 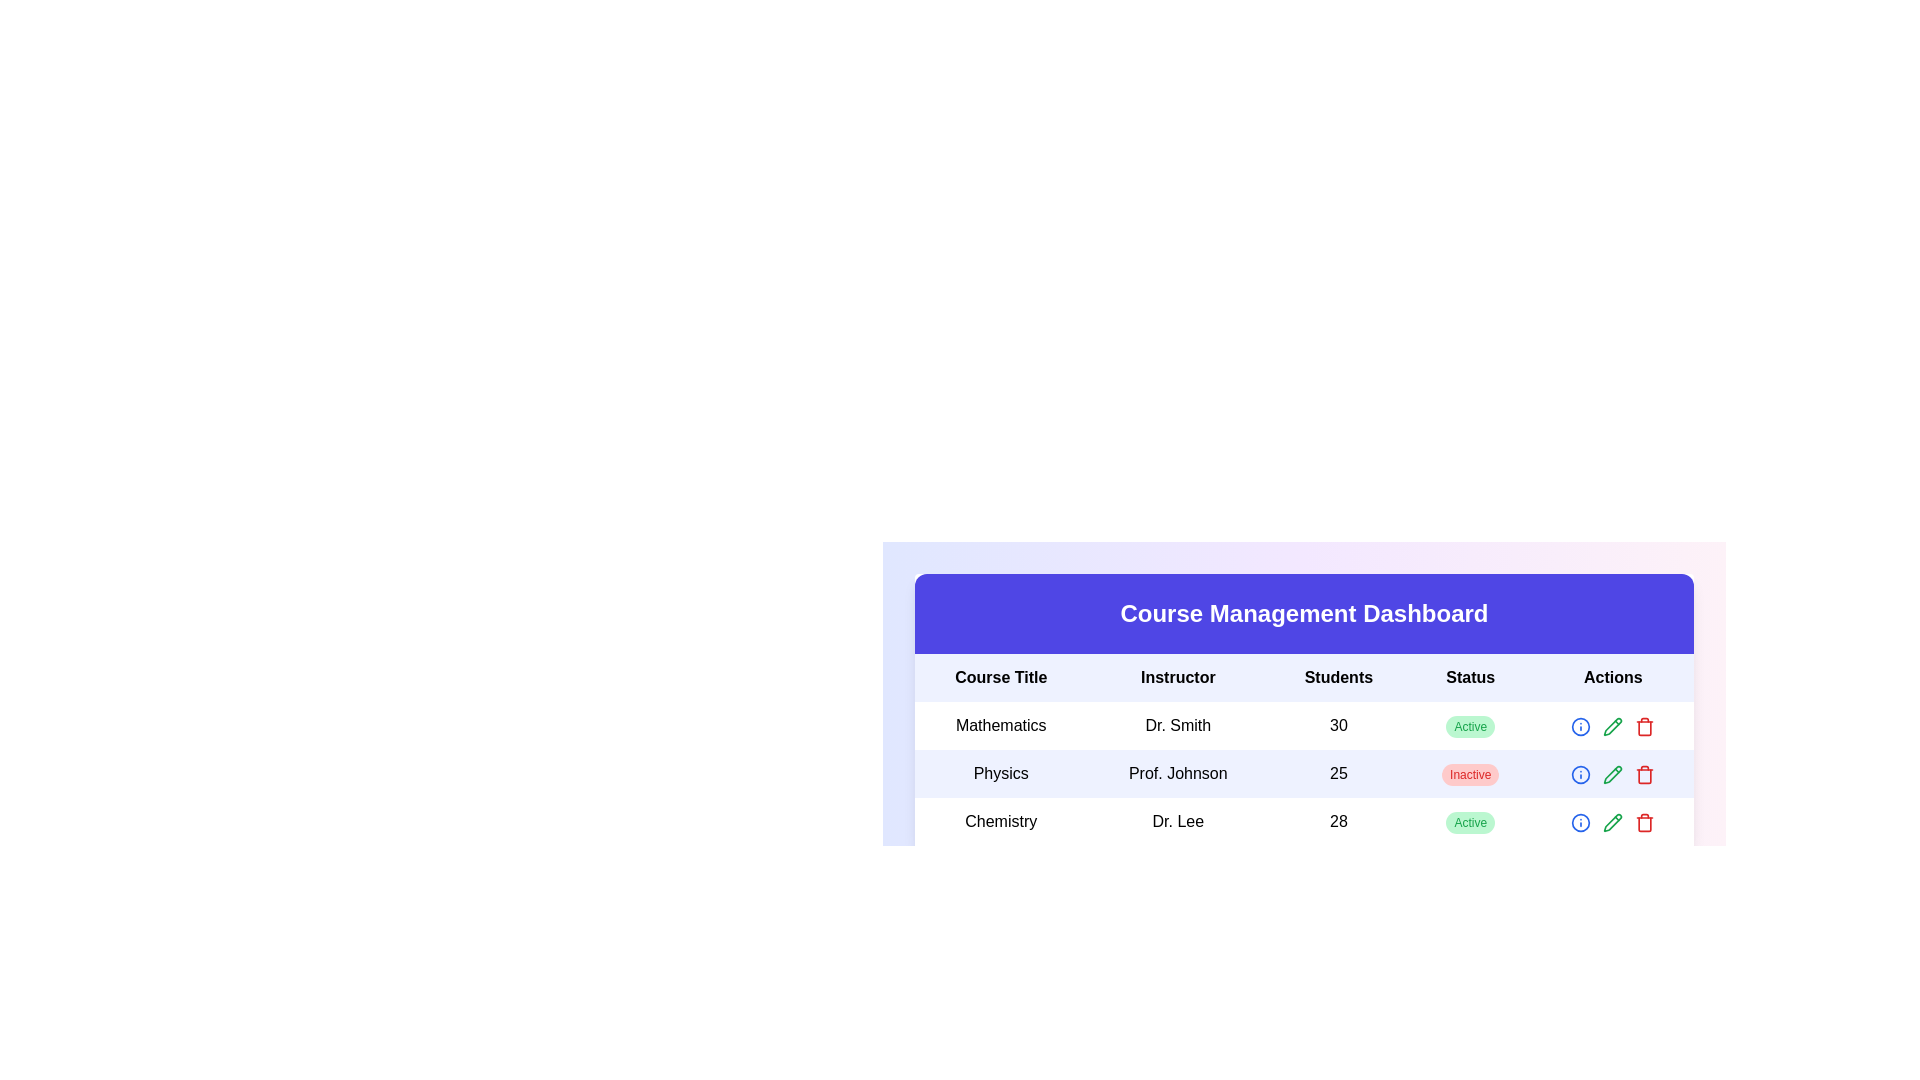 What do you see at coordinates (1613, 773) in the screenshot?
I see `the green pencil icon representing the editing function in the Actions section of the table row for Physics and Prof. Johnson` at bounding box center [1613, 773].